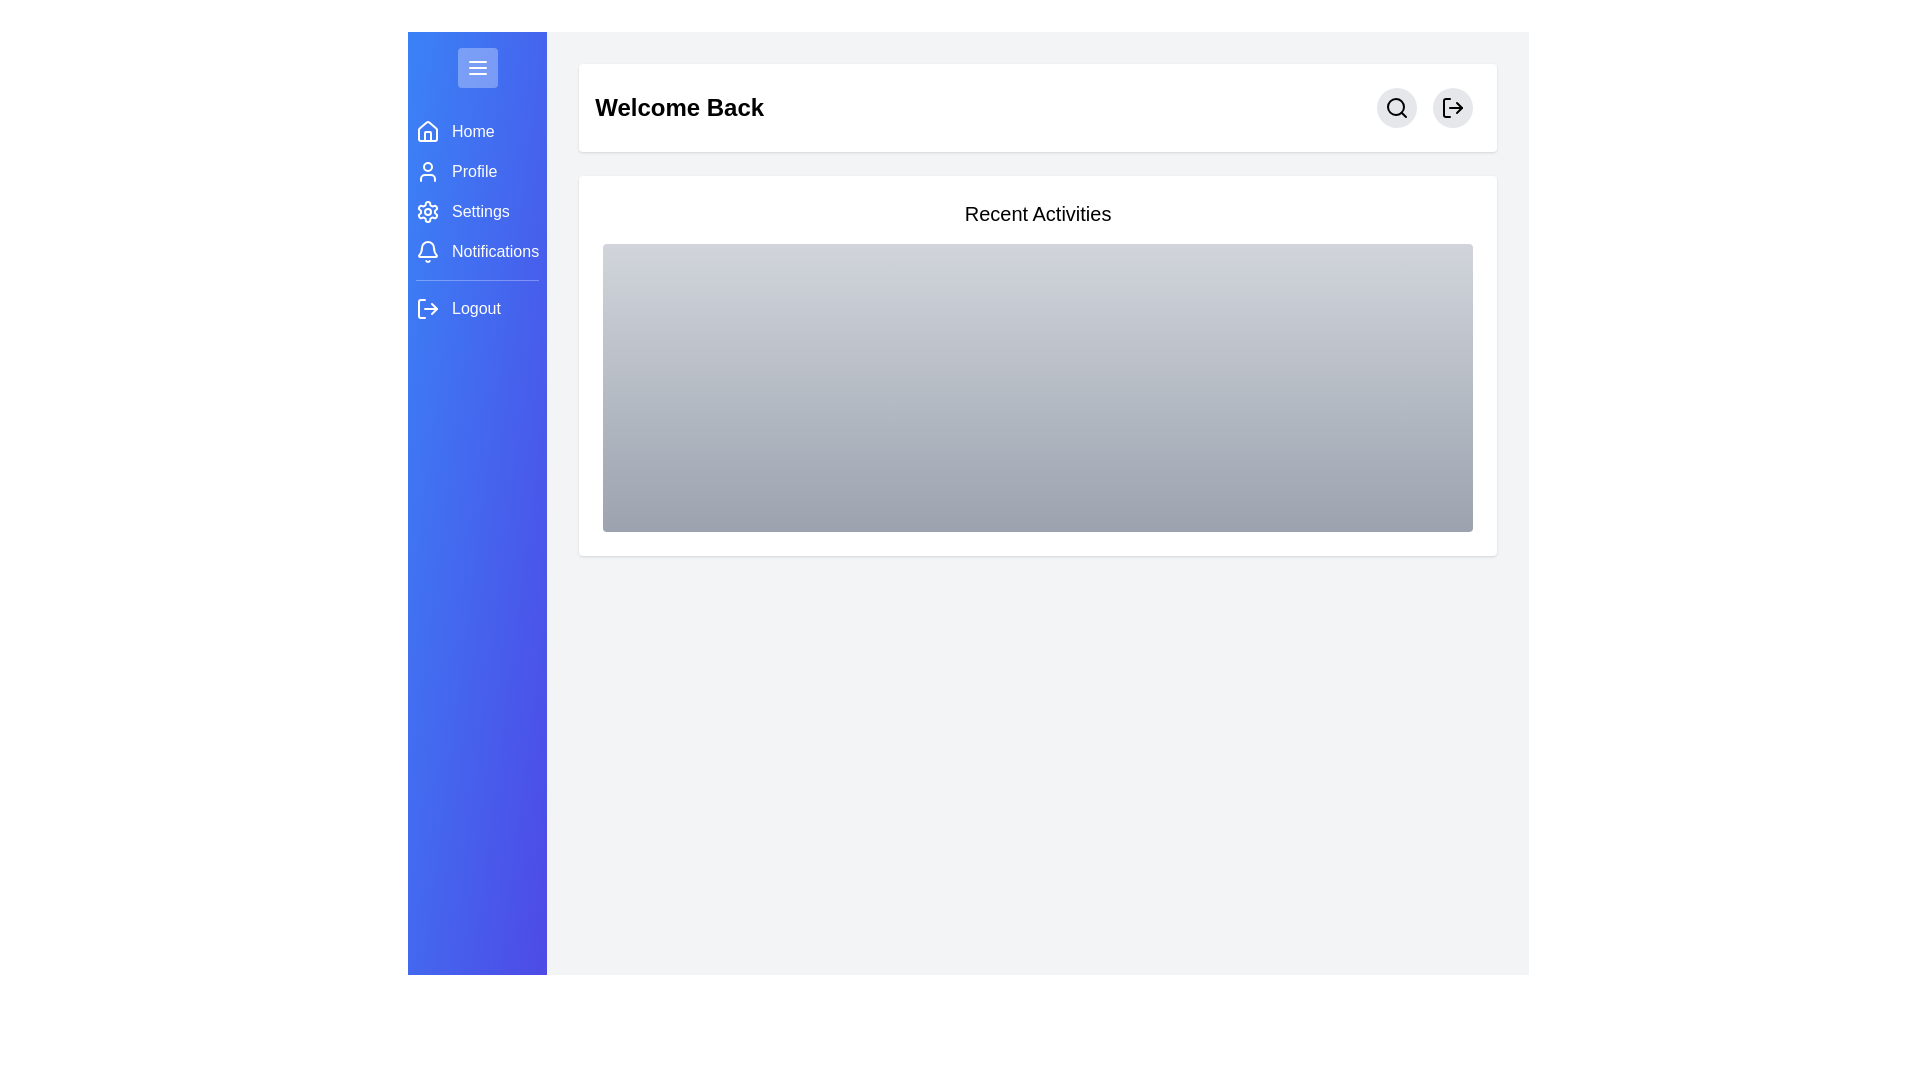  Describe the element at coordinates (476, 280) in the screenshot. I see `the menu items near the Indicator bar located below 'Notifications' and above 'Logout' in the sidebar navigation` at that location.